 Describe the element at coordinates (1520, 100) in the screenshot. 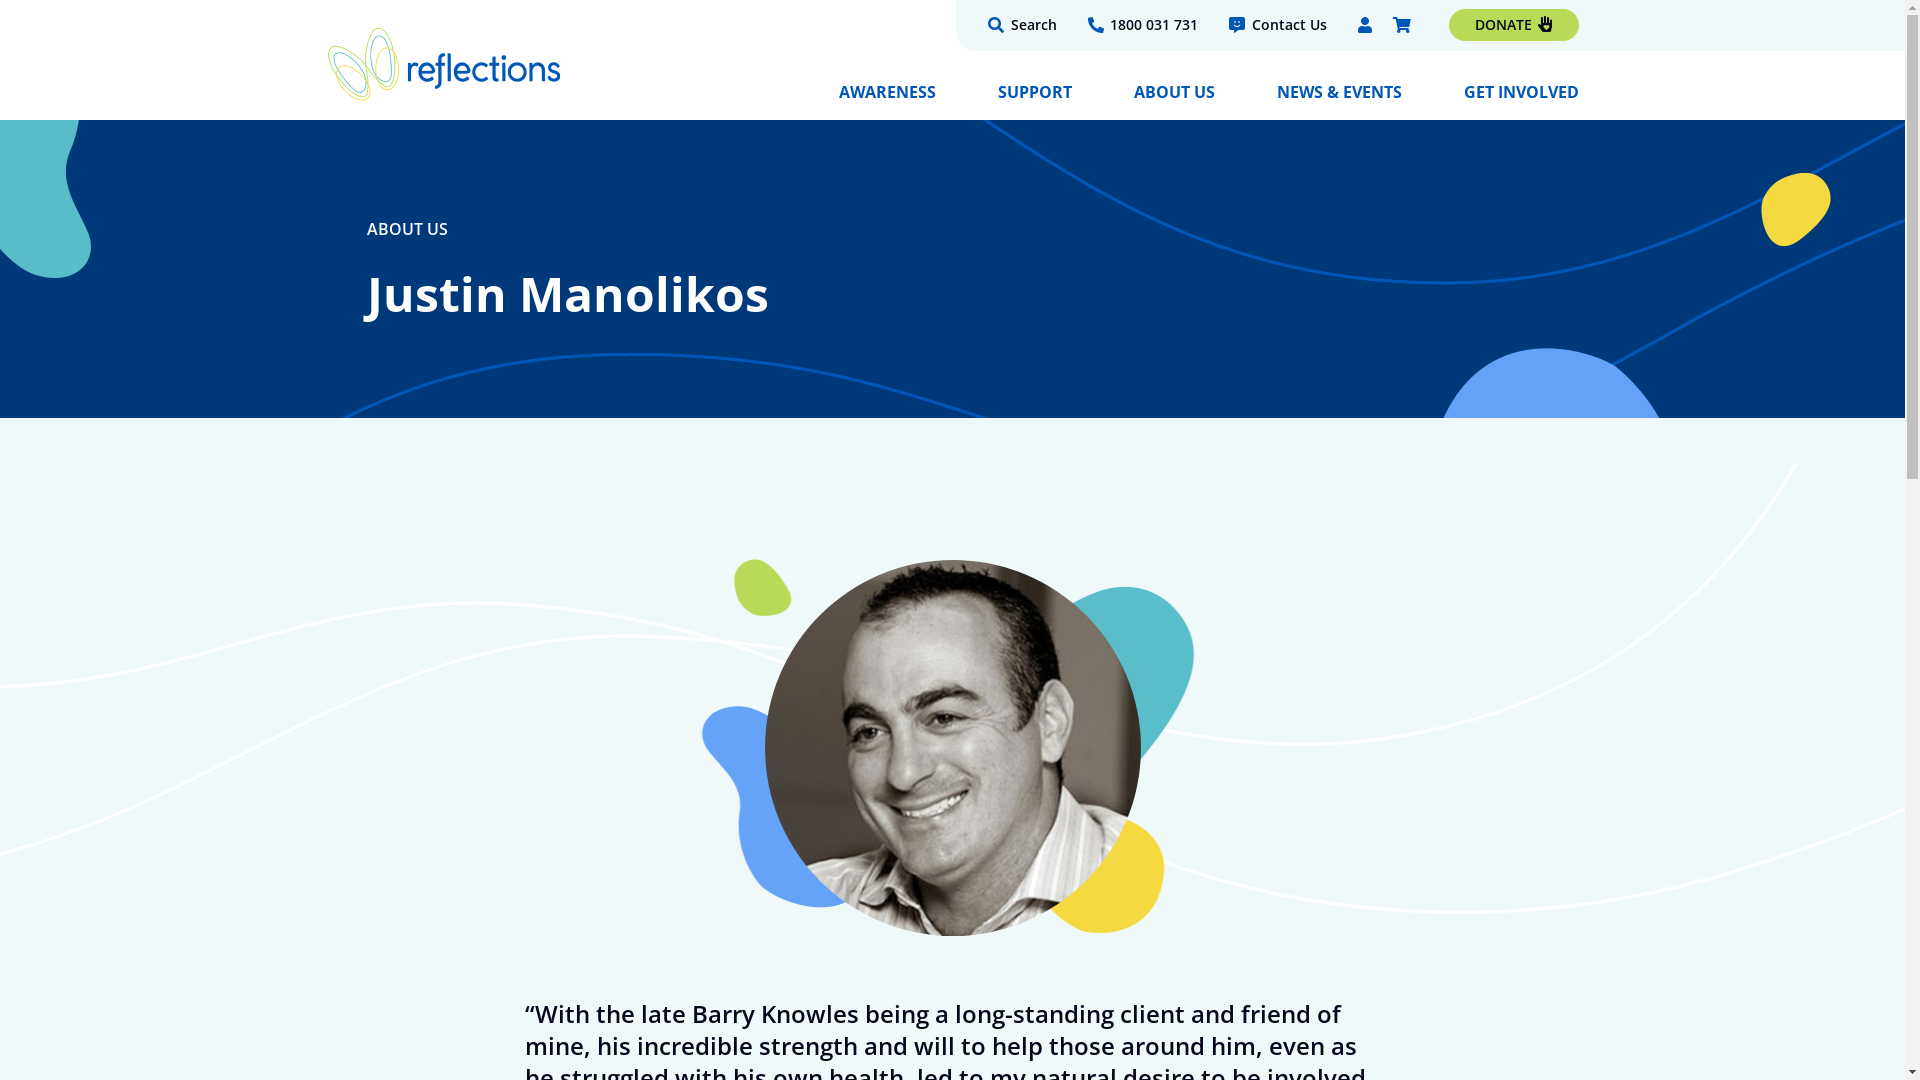

I see `'GET INVOLVED'` at that location.